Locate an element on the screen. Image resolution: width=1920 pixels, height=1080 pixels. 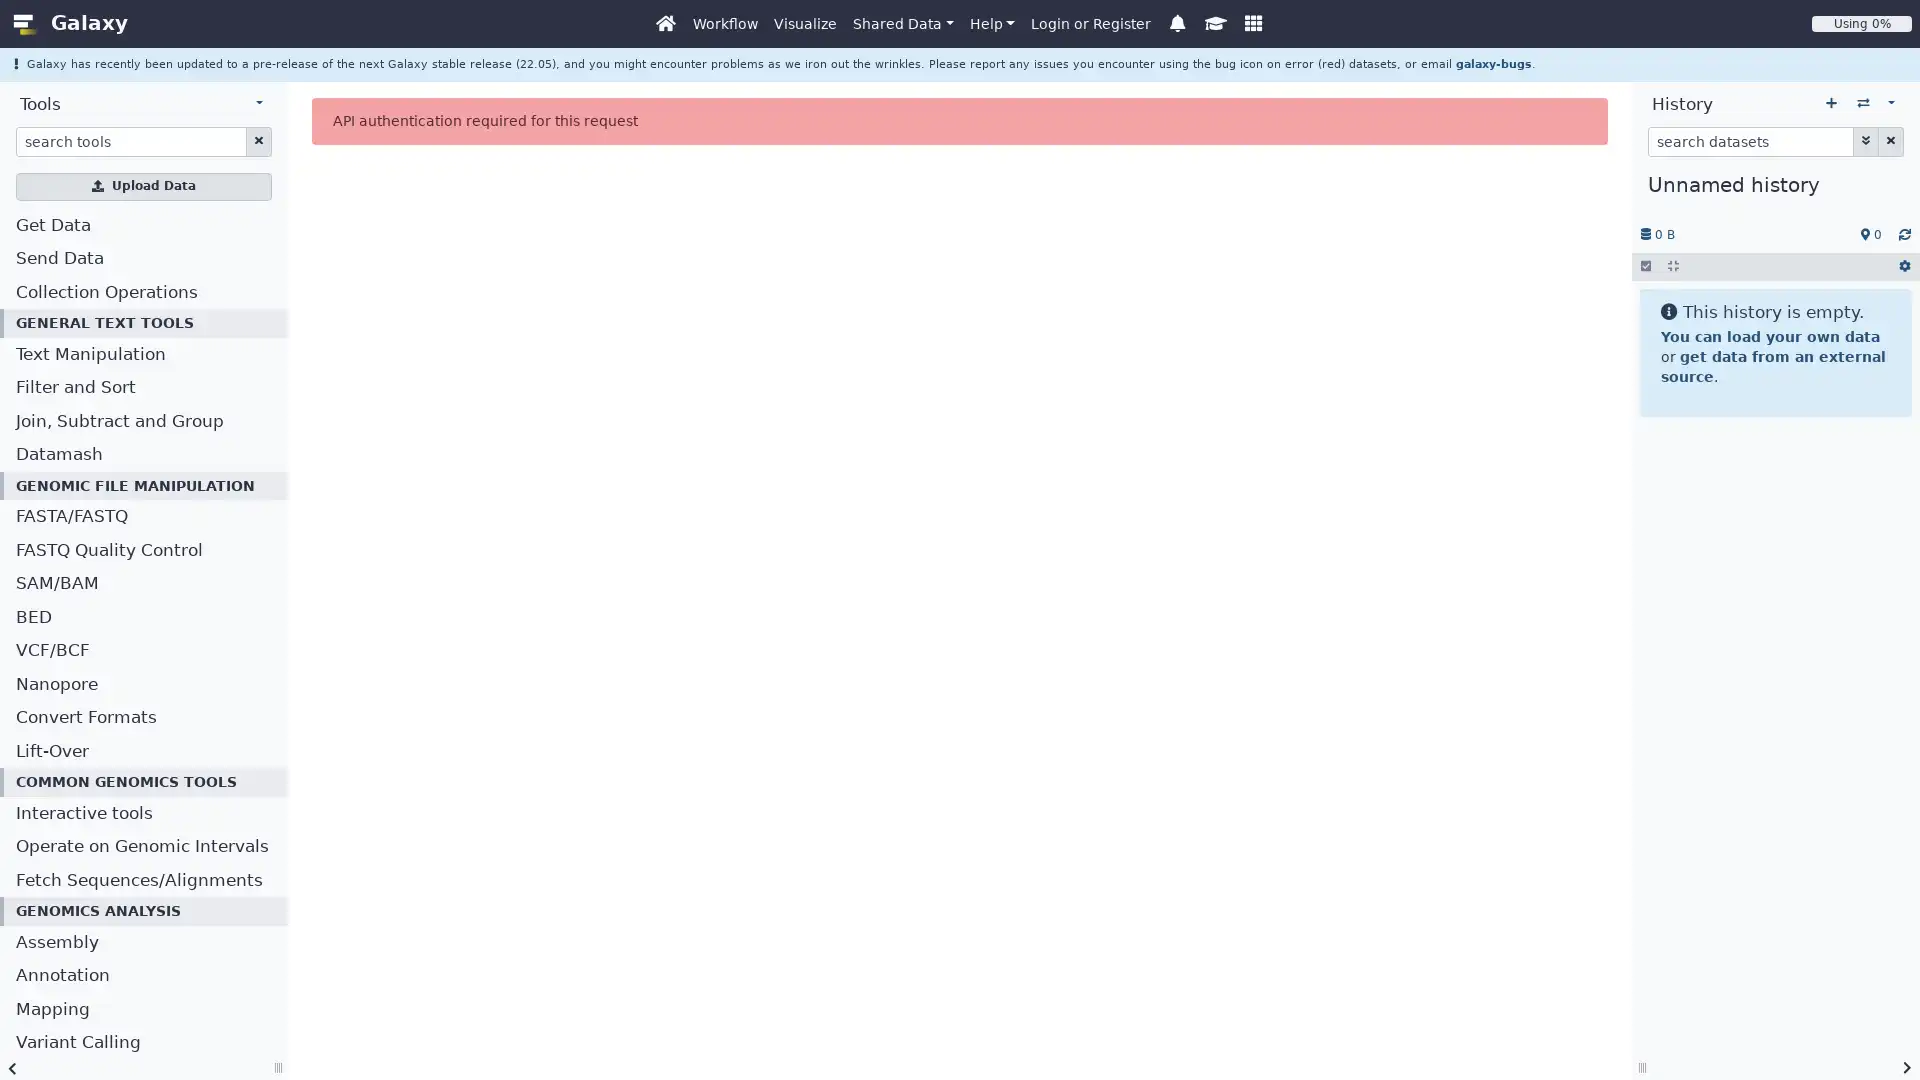
clear search (esc) is located at coordinates (257, 140).